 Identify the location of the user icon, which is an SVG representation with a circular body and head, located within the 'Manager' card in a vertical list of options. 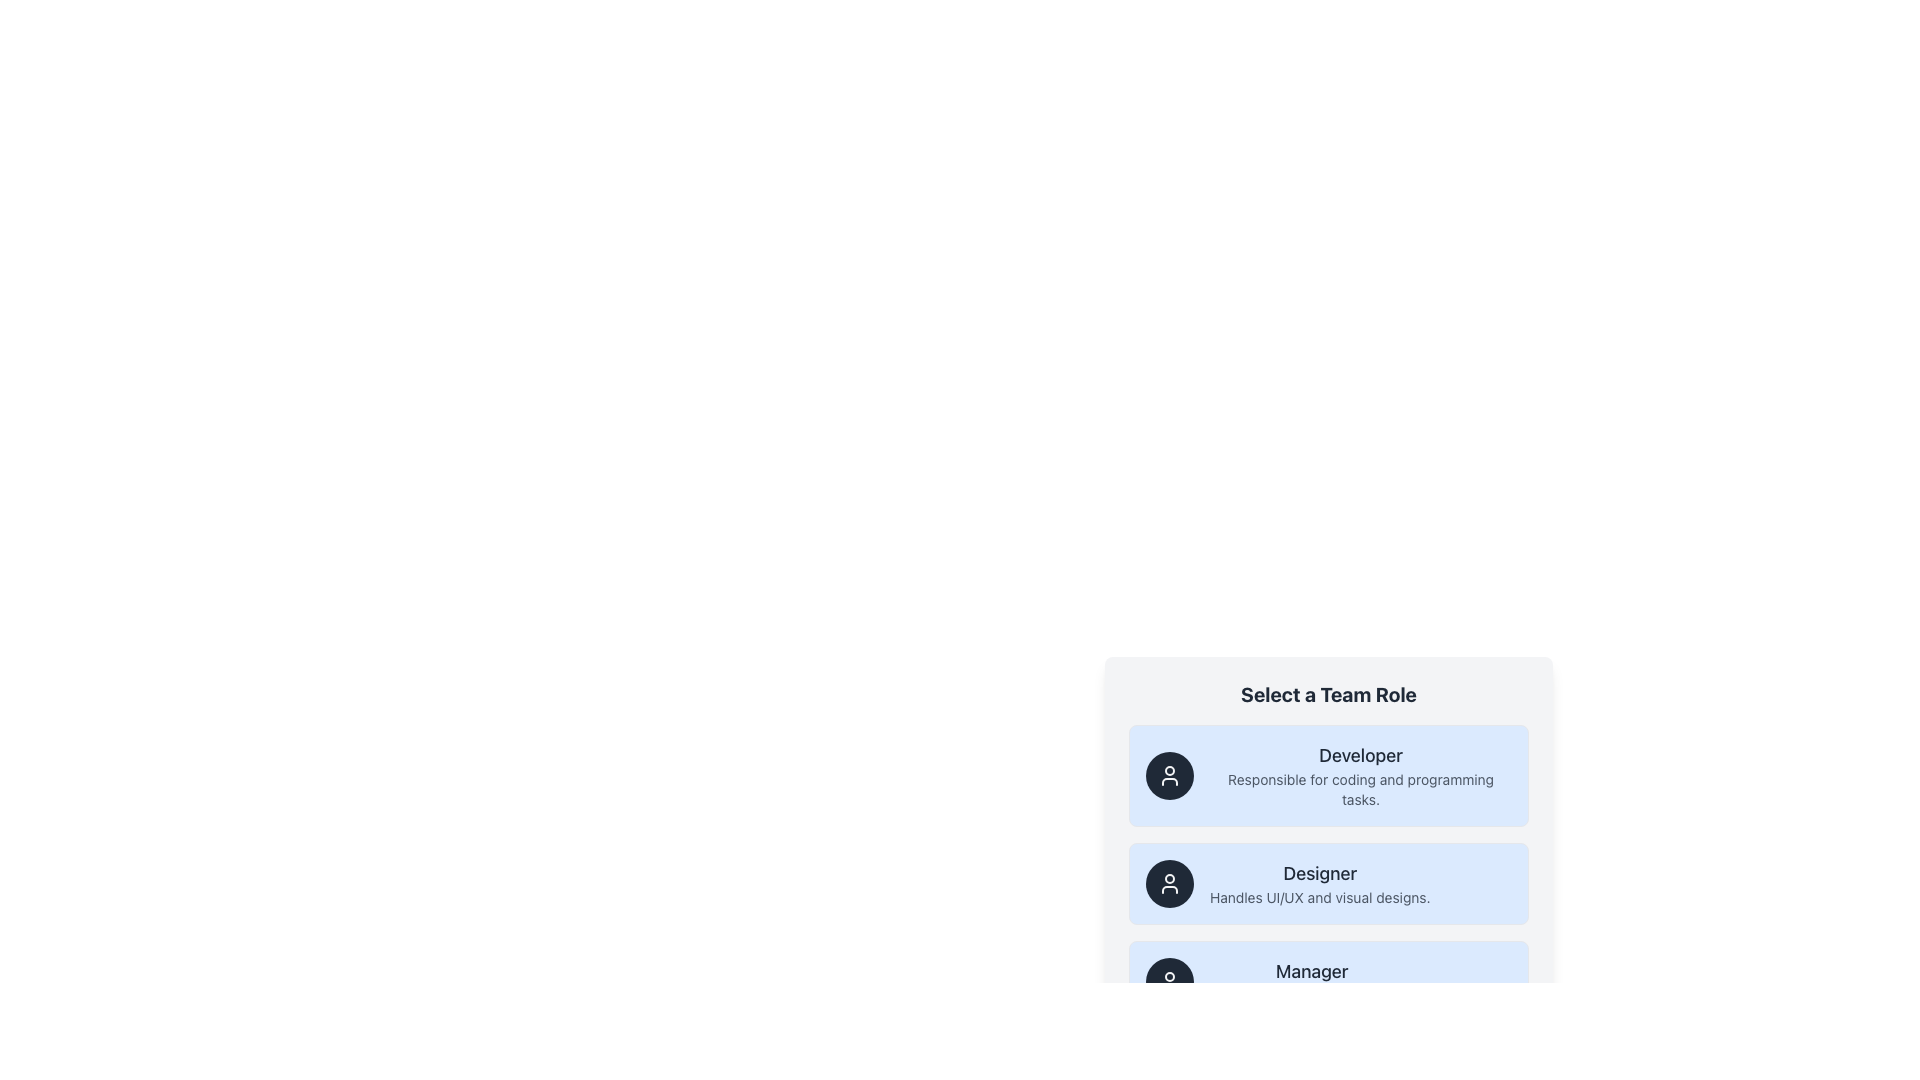
(1170, 981).